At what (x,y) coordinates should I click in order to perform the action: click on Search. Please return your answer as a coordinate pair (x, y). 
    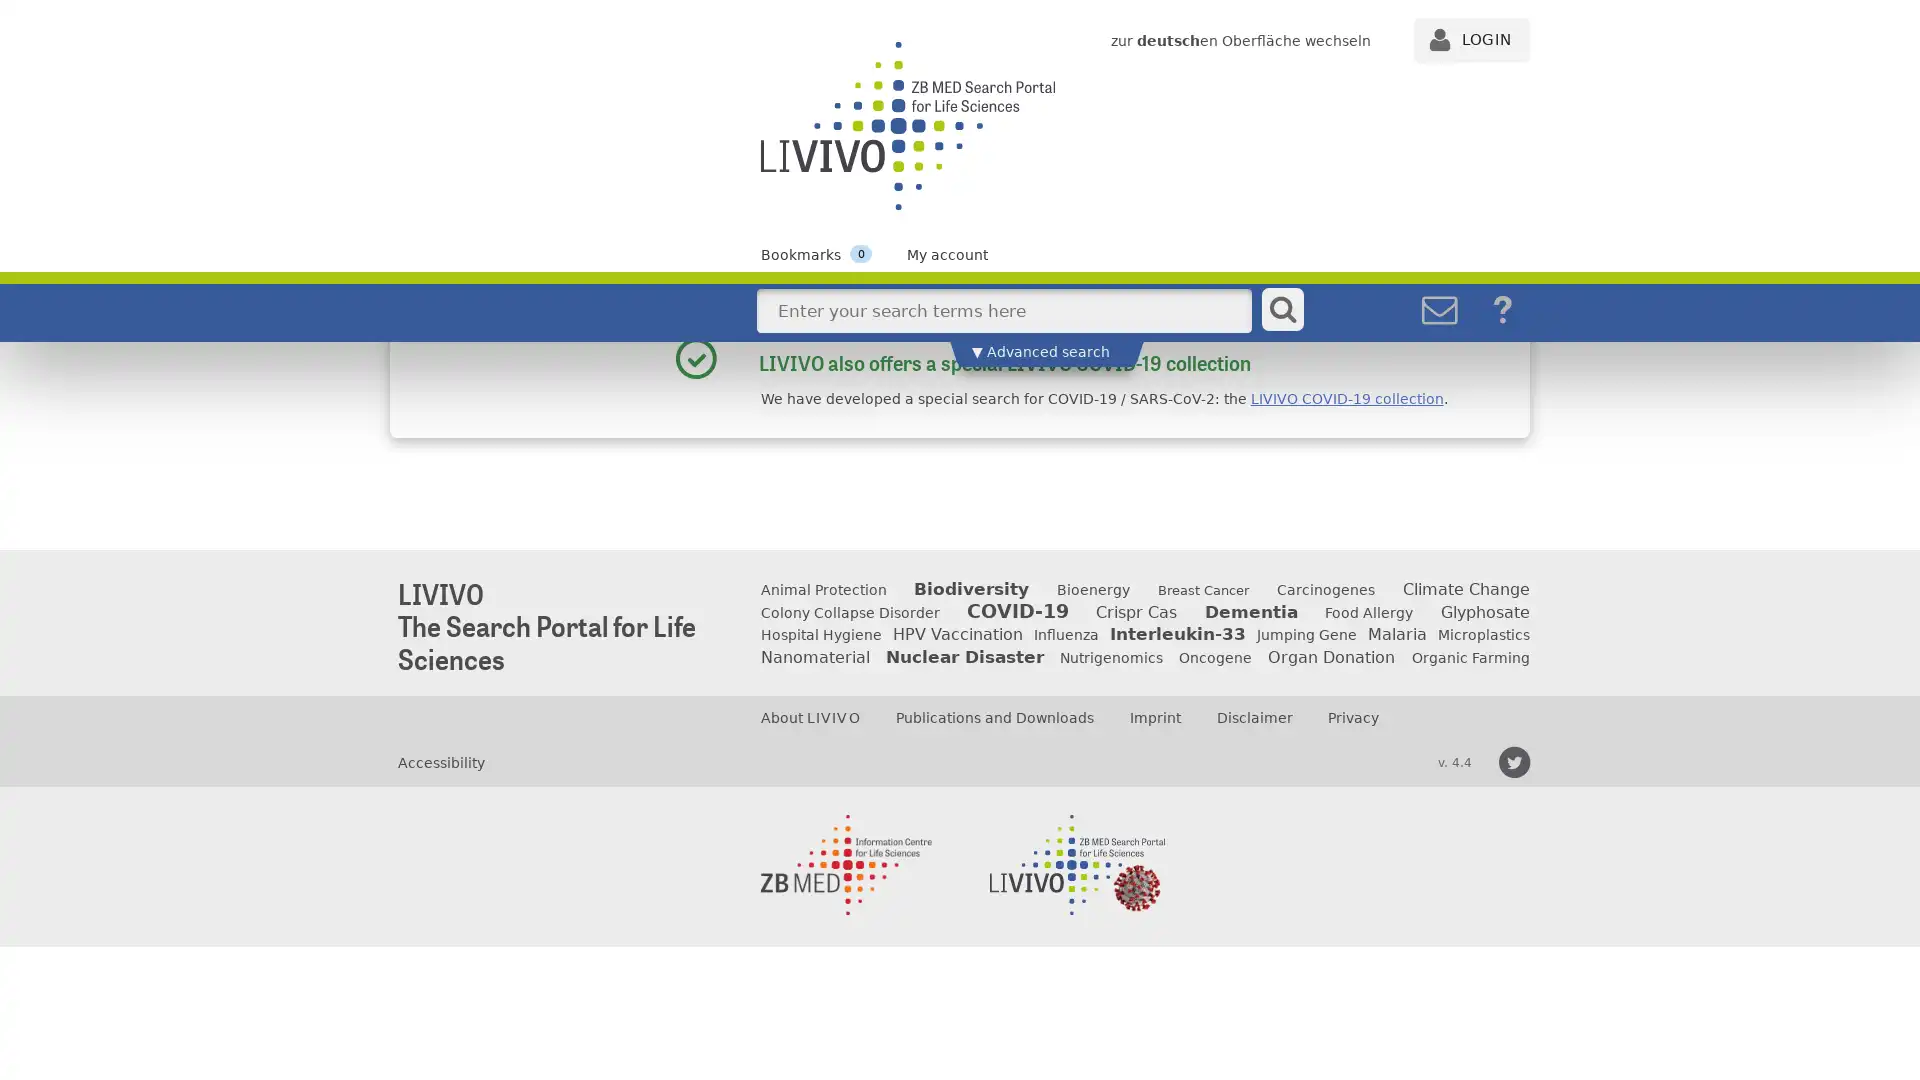
    Looking at the image, I should click on (1282, 309).